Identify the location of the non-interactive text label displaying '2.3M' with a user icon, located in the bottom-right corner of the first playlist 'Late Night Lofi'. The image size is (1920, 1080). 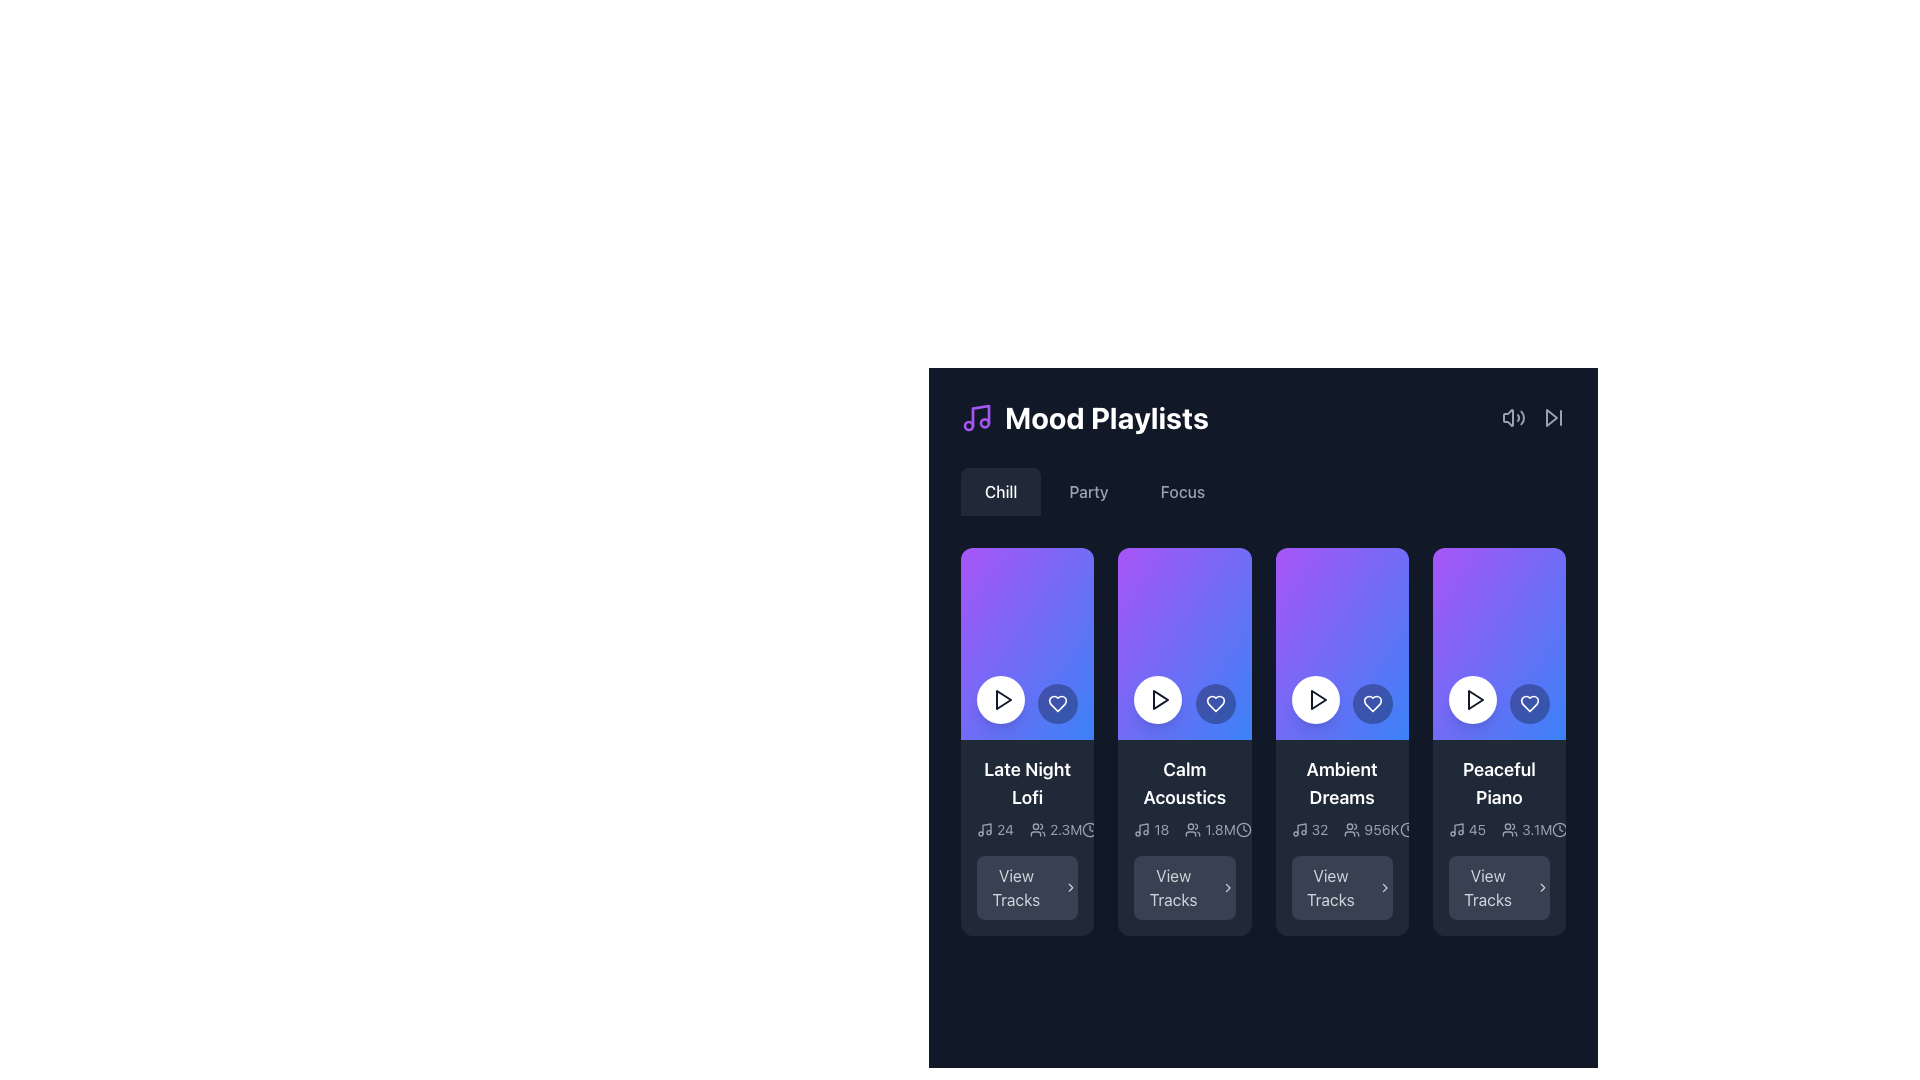
(1029, 829).